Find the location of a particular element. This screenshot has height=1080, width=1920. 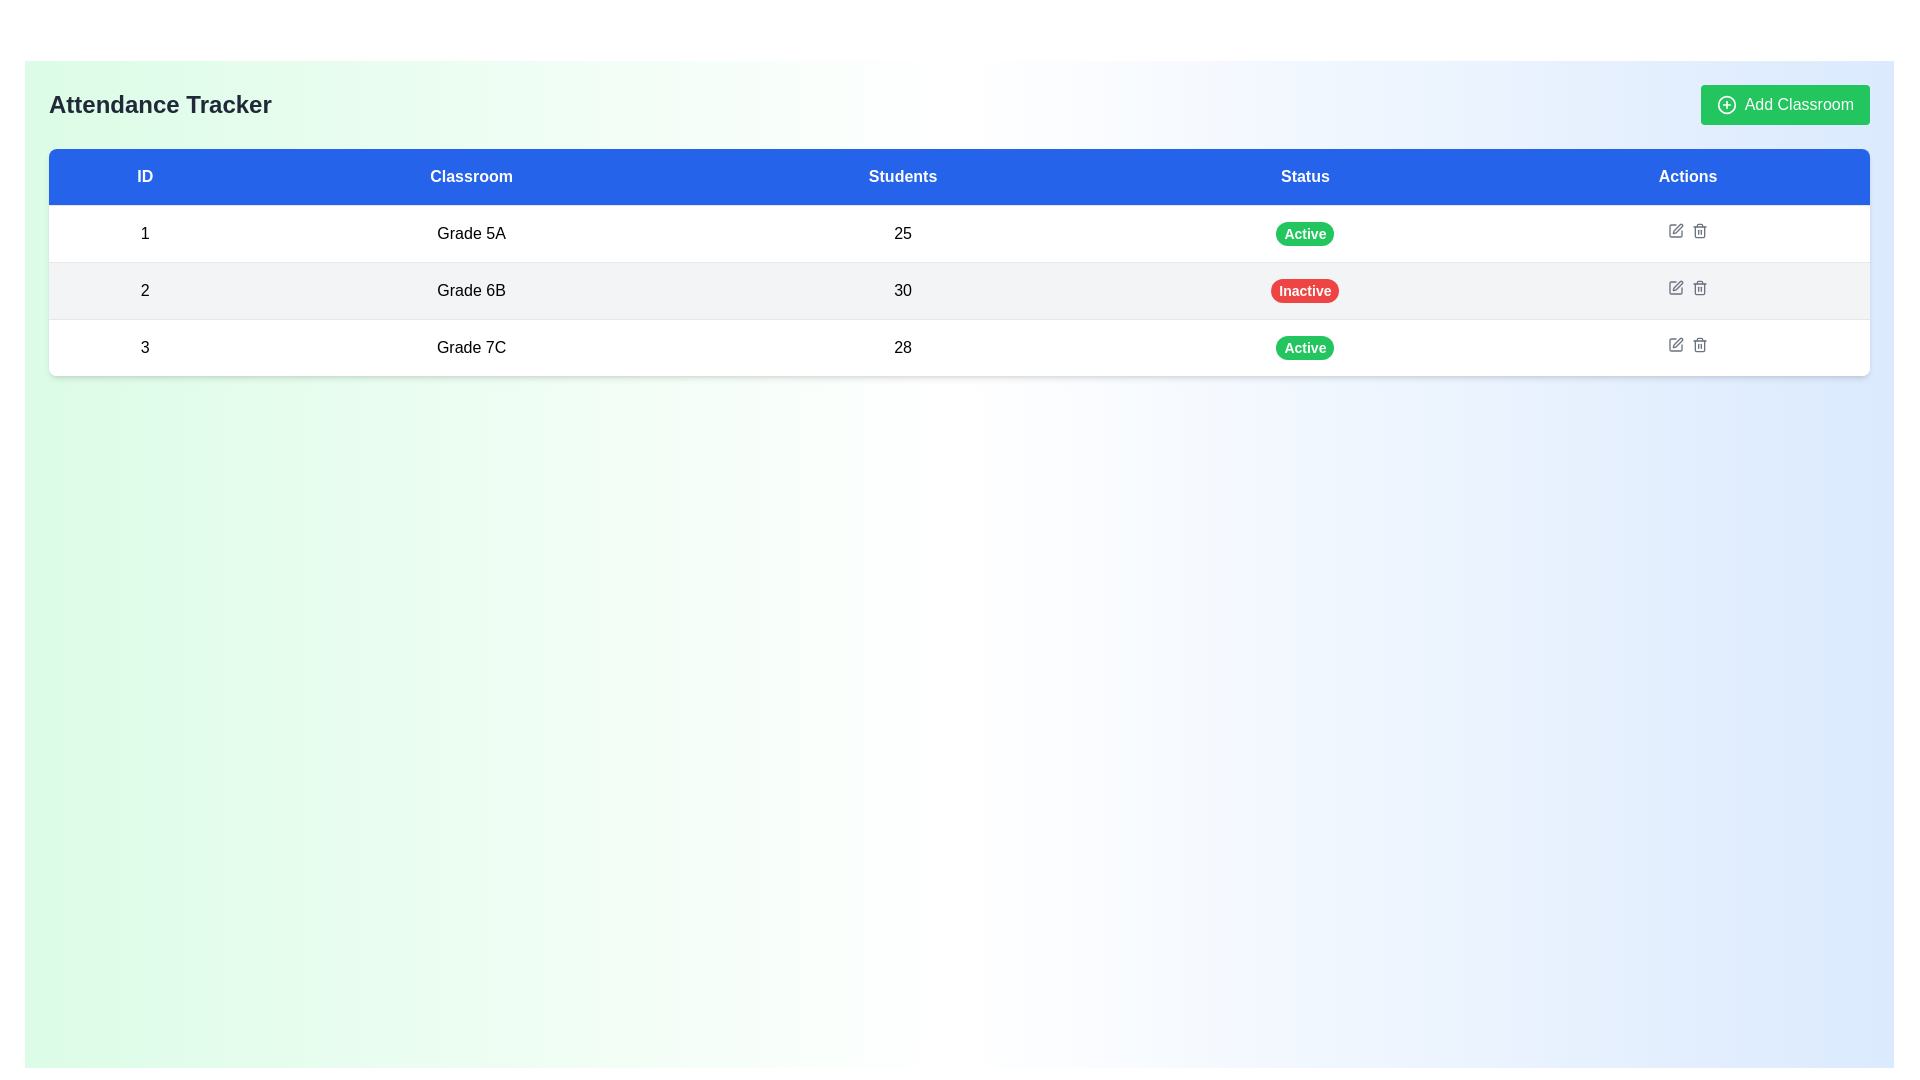

the Status indicator in the second row of the table, which denotes the current status as inactive for 'Grade 6B' is located at coordinates (1305, 290).